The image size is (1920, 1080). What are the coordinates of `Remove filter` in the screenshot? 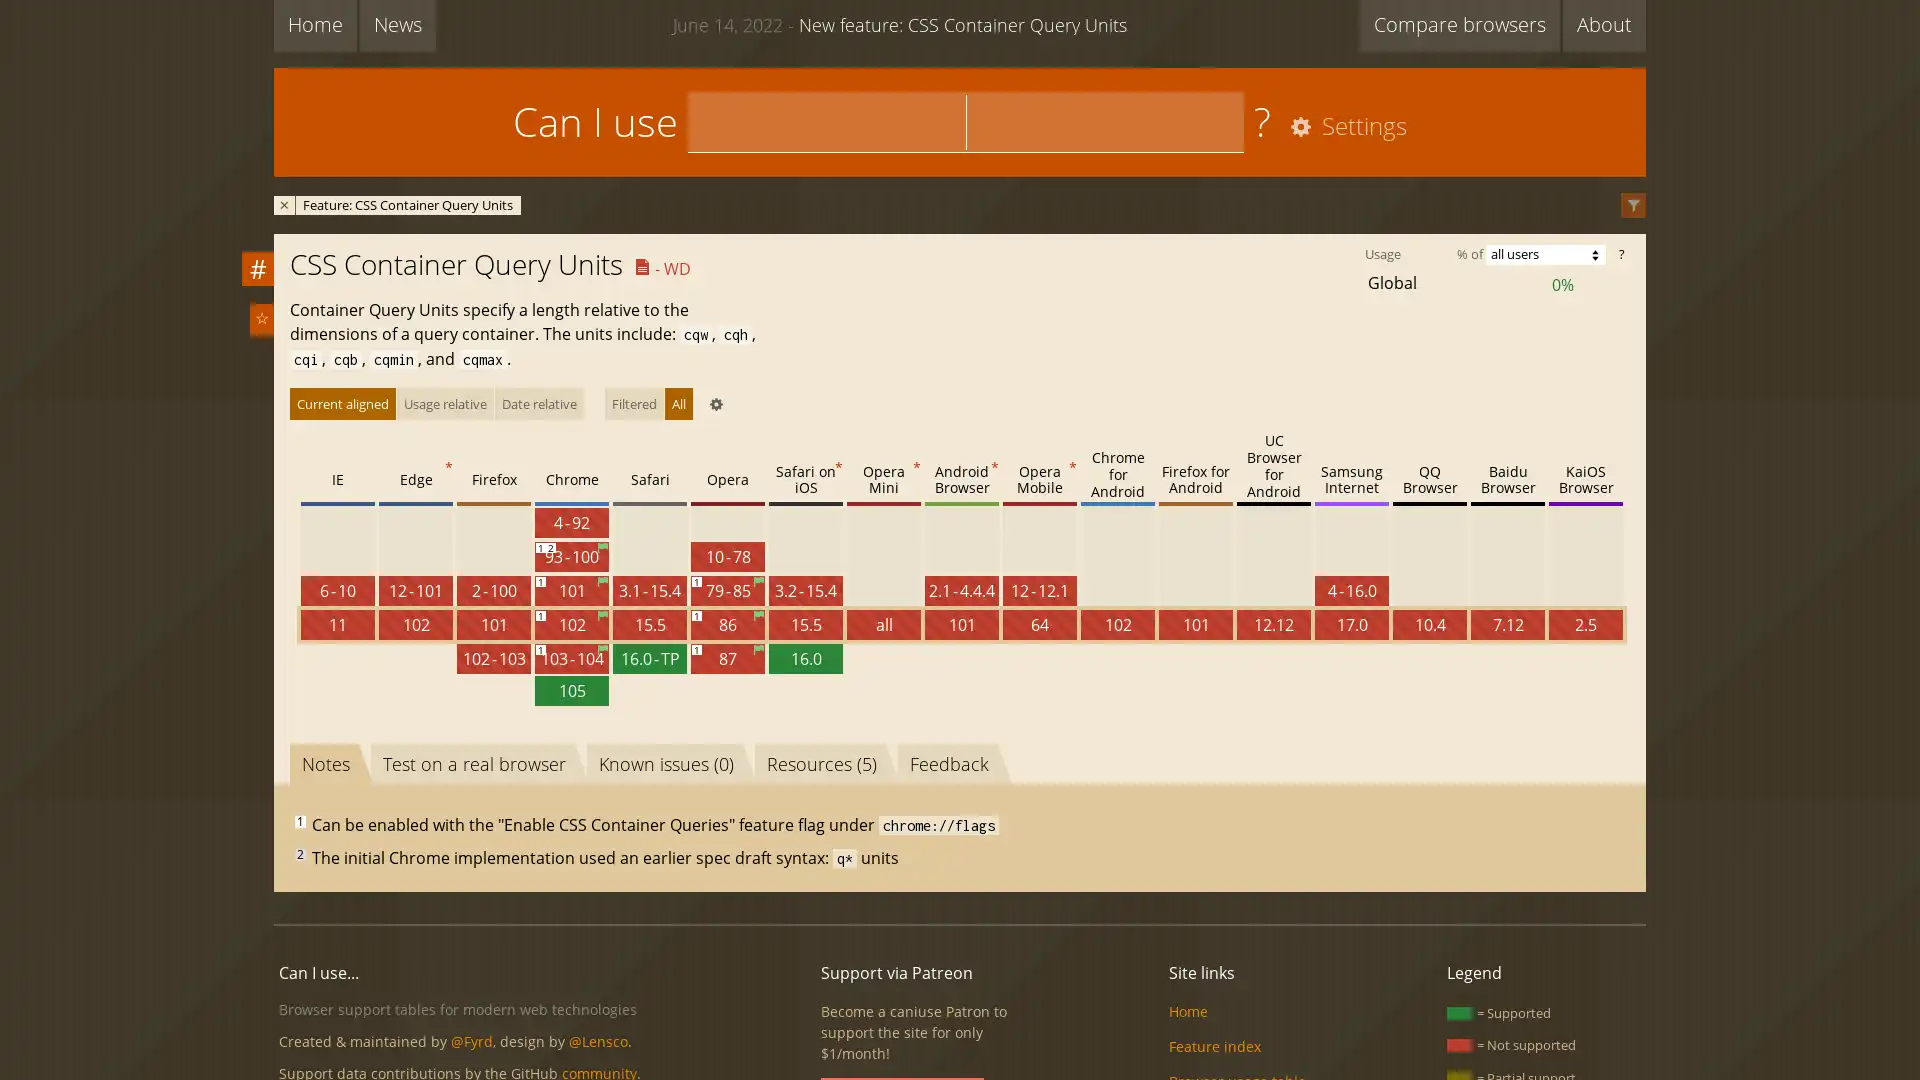 It's located at (283, 204).